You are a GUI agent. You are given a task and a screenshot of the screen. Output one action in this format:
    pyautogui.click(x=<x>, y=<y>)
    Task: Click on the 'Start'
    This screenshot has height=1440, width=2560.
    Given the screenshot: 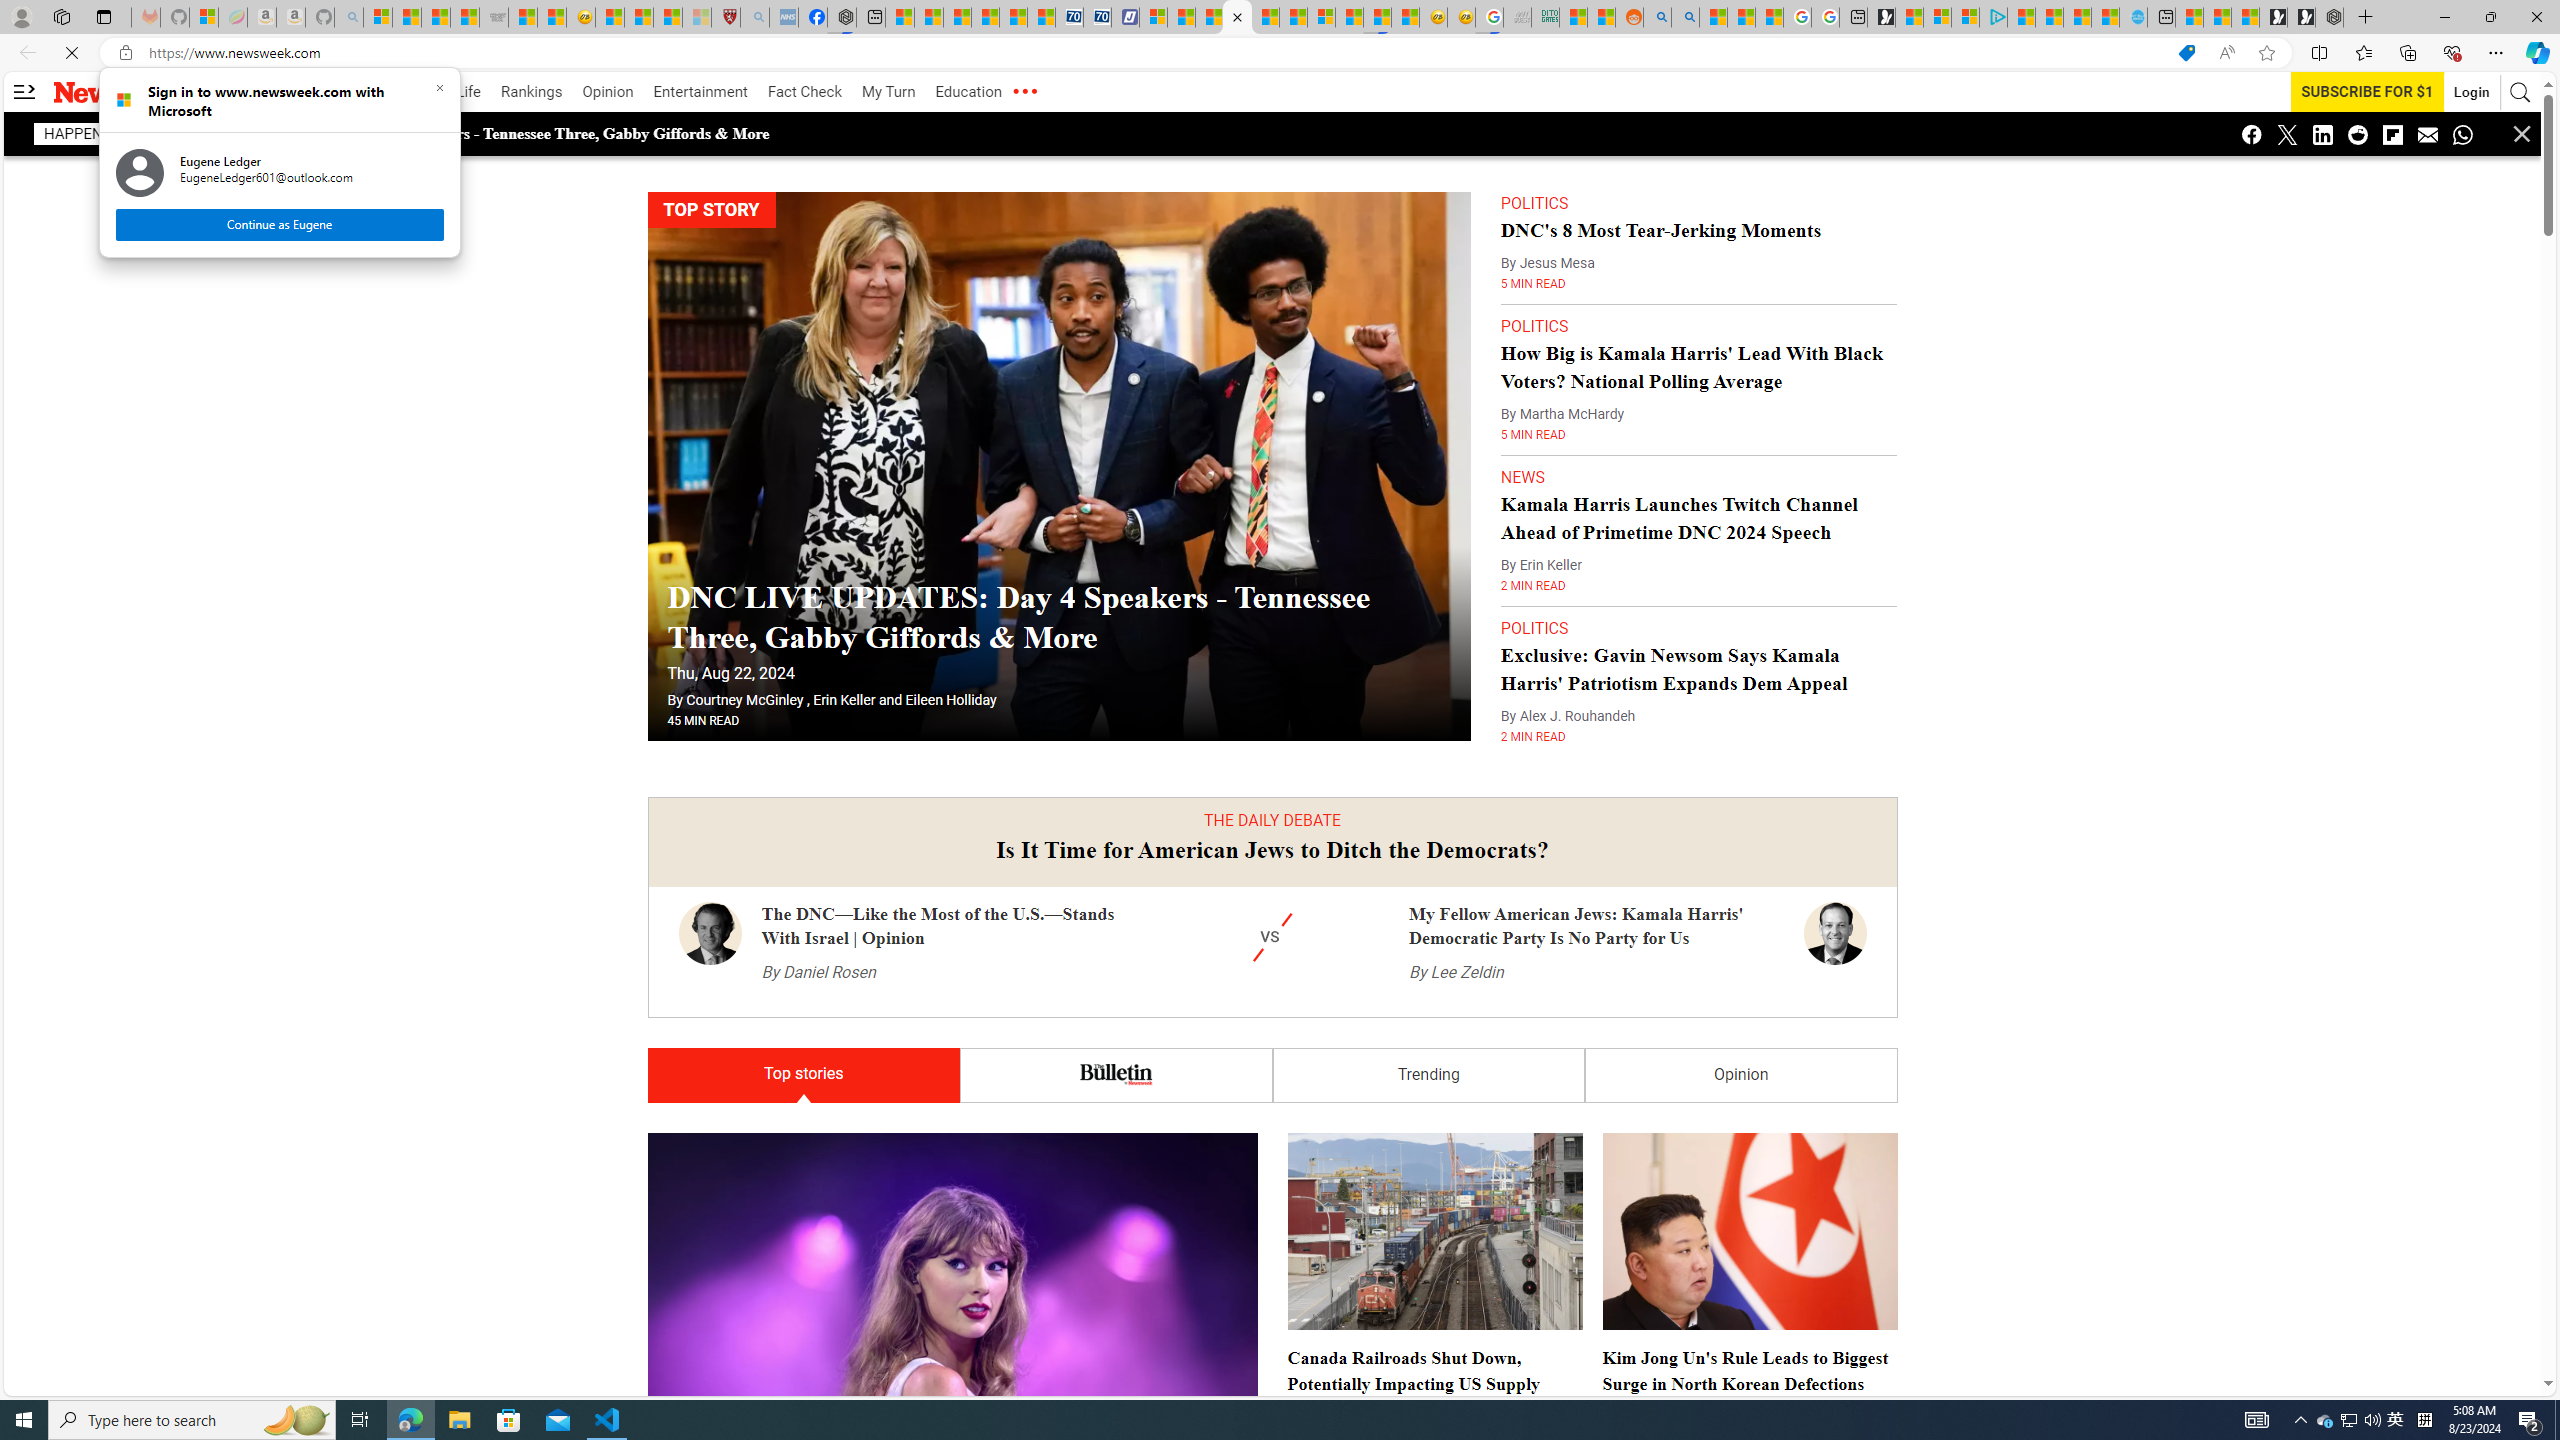 What is the action you would take?
    pyautogui.click(x=24, y=1418)
    